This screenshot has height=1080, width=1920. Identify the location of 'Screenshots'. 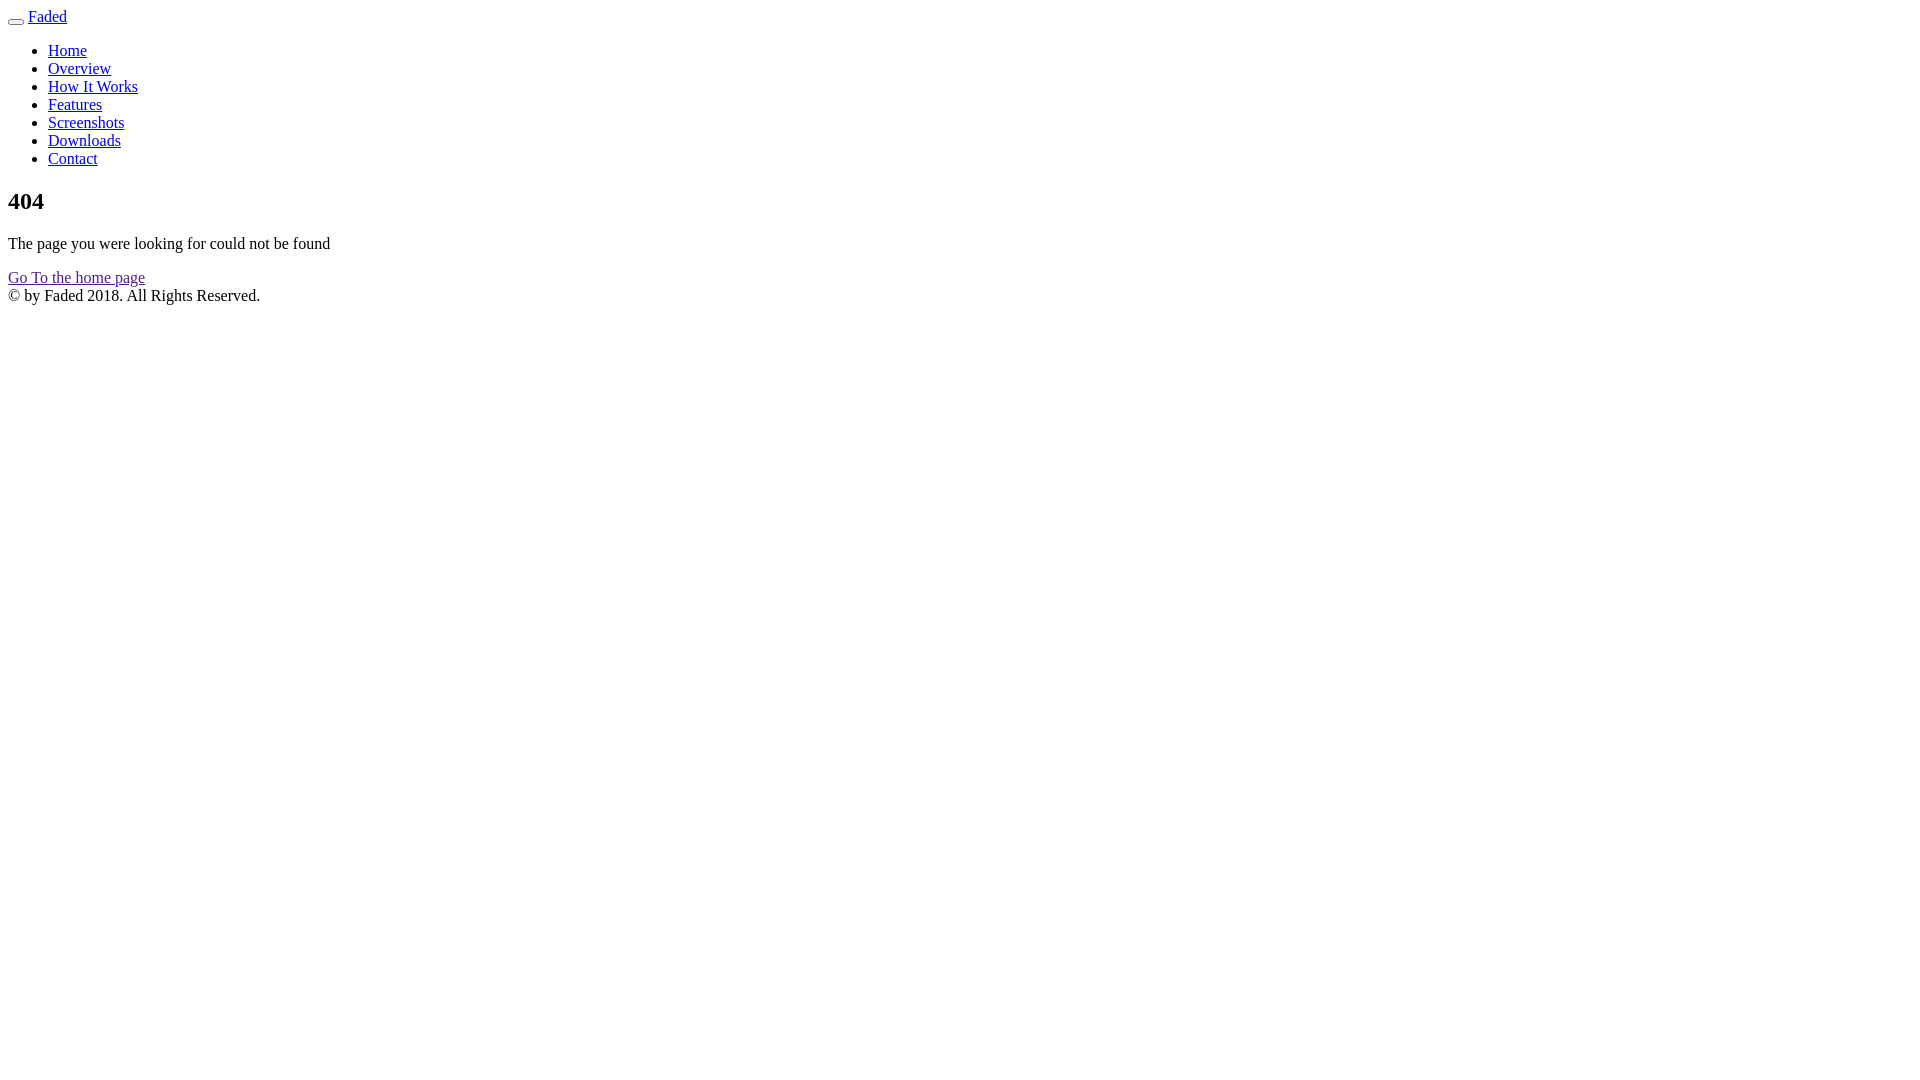
(85, 122).